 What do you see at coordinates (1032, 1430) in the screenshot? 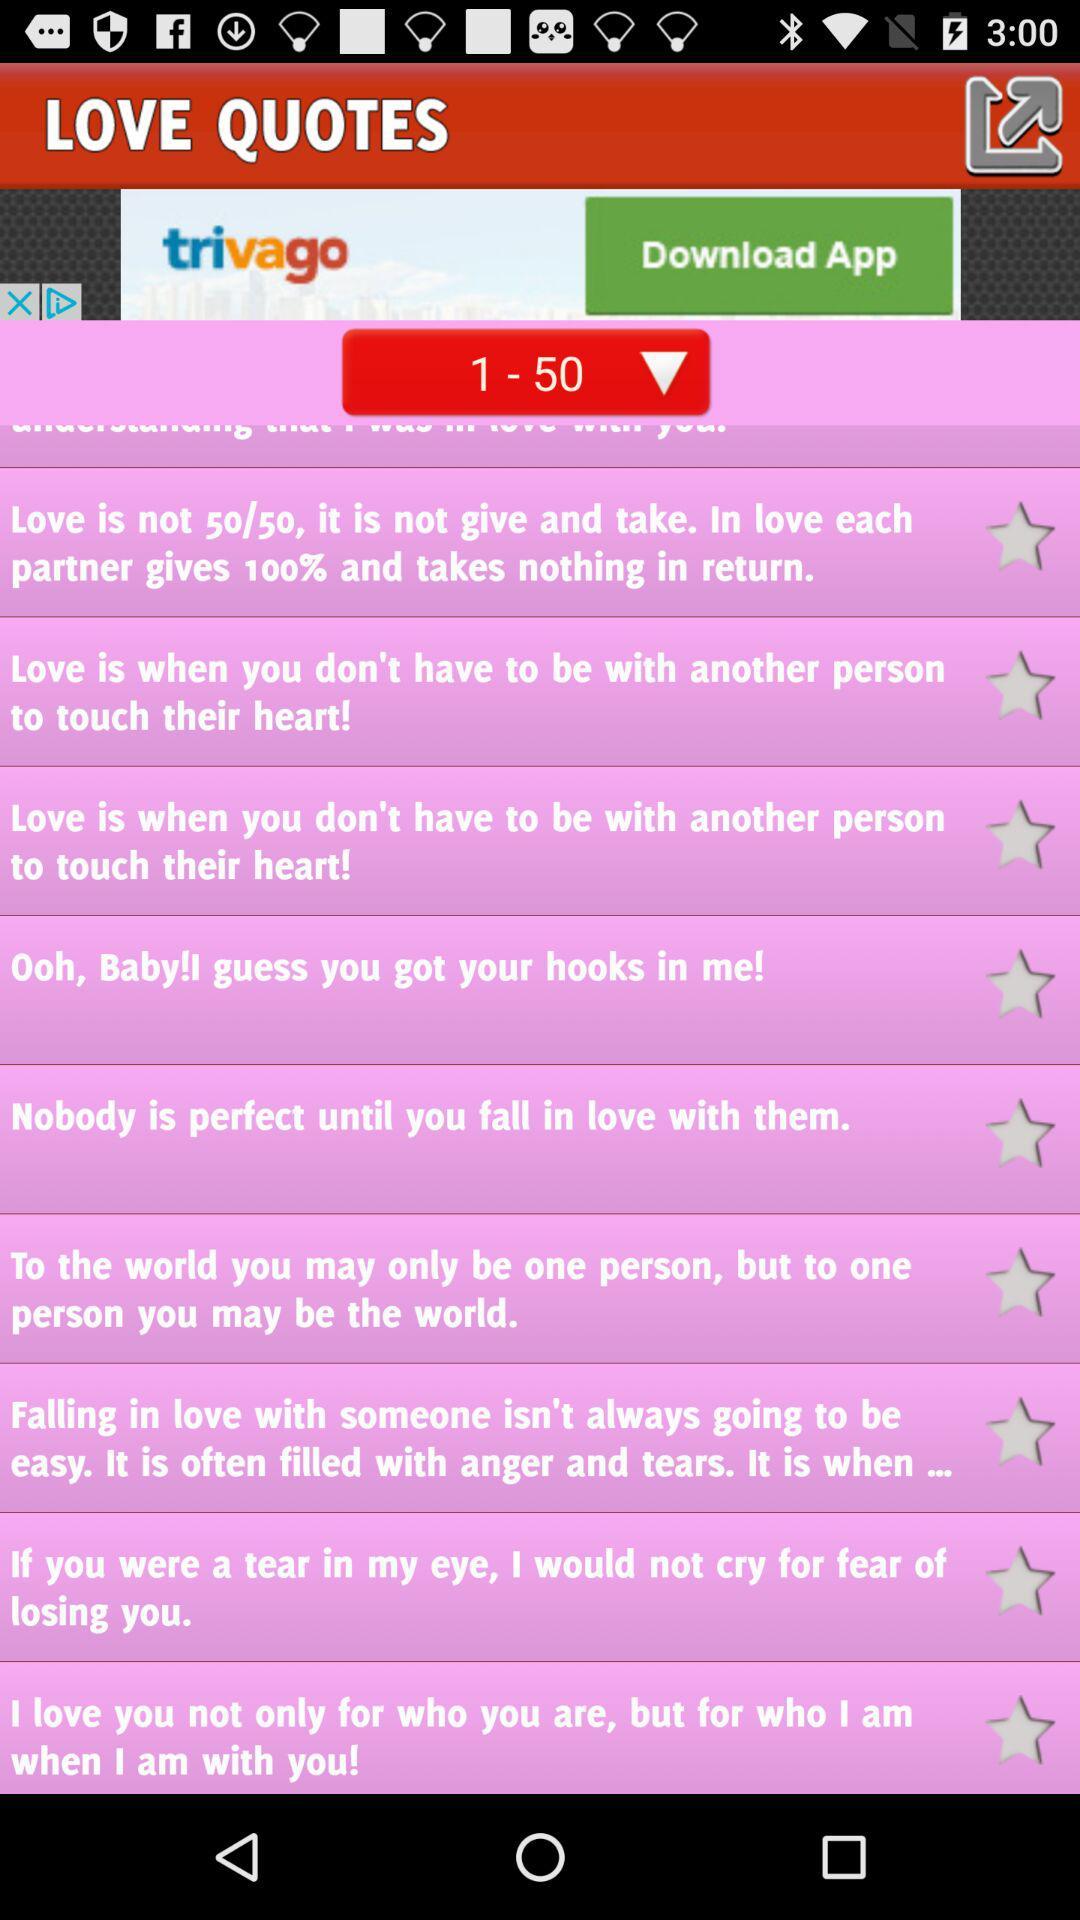
I see `choose the selected story` at bounding box center [1032, 1430].